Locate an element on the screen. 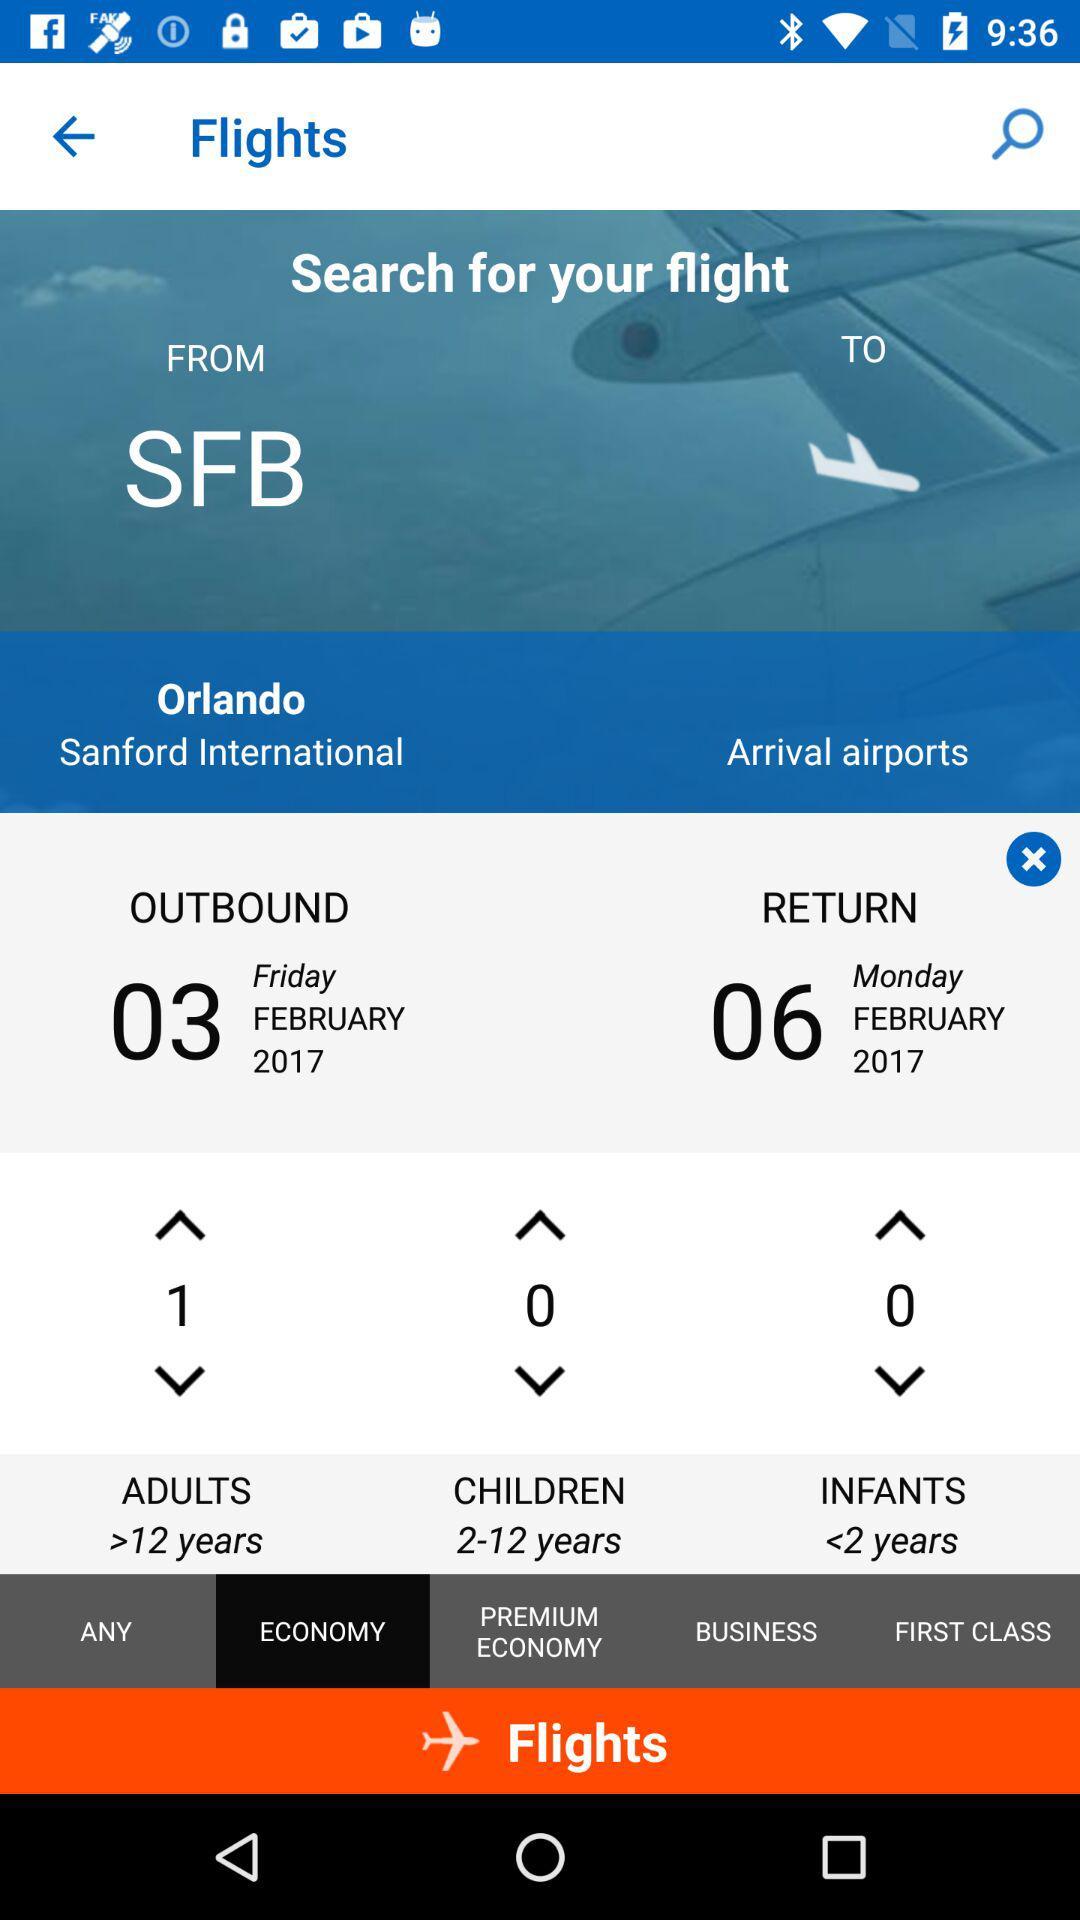 Image resolution: width=1080 pixels, height=1920 pixels. increase number of adults is located at coordinates (180, 1224).